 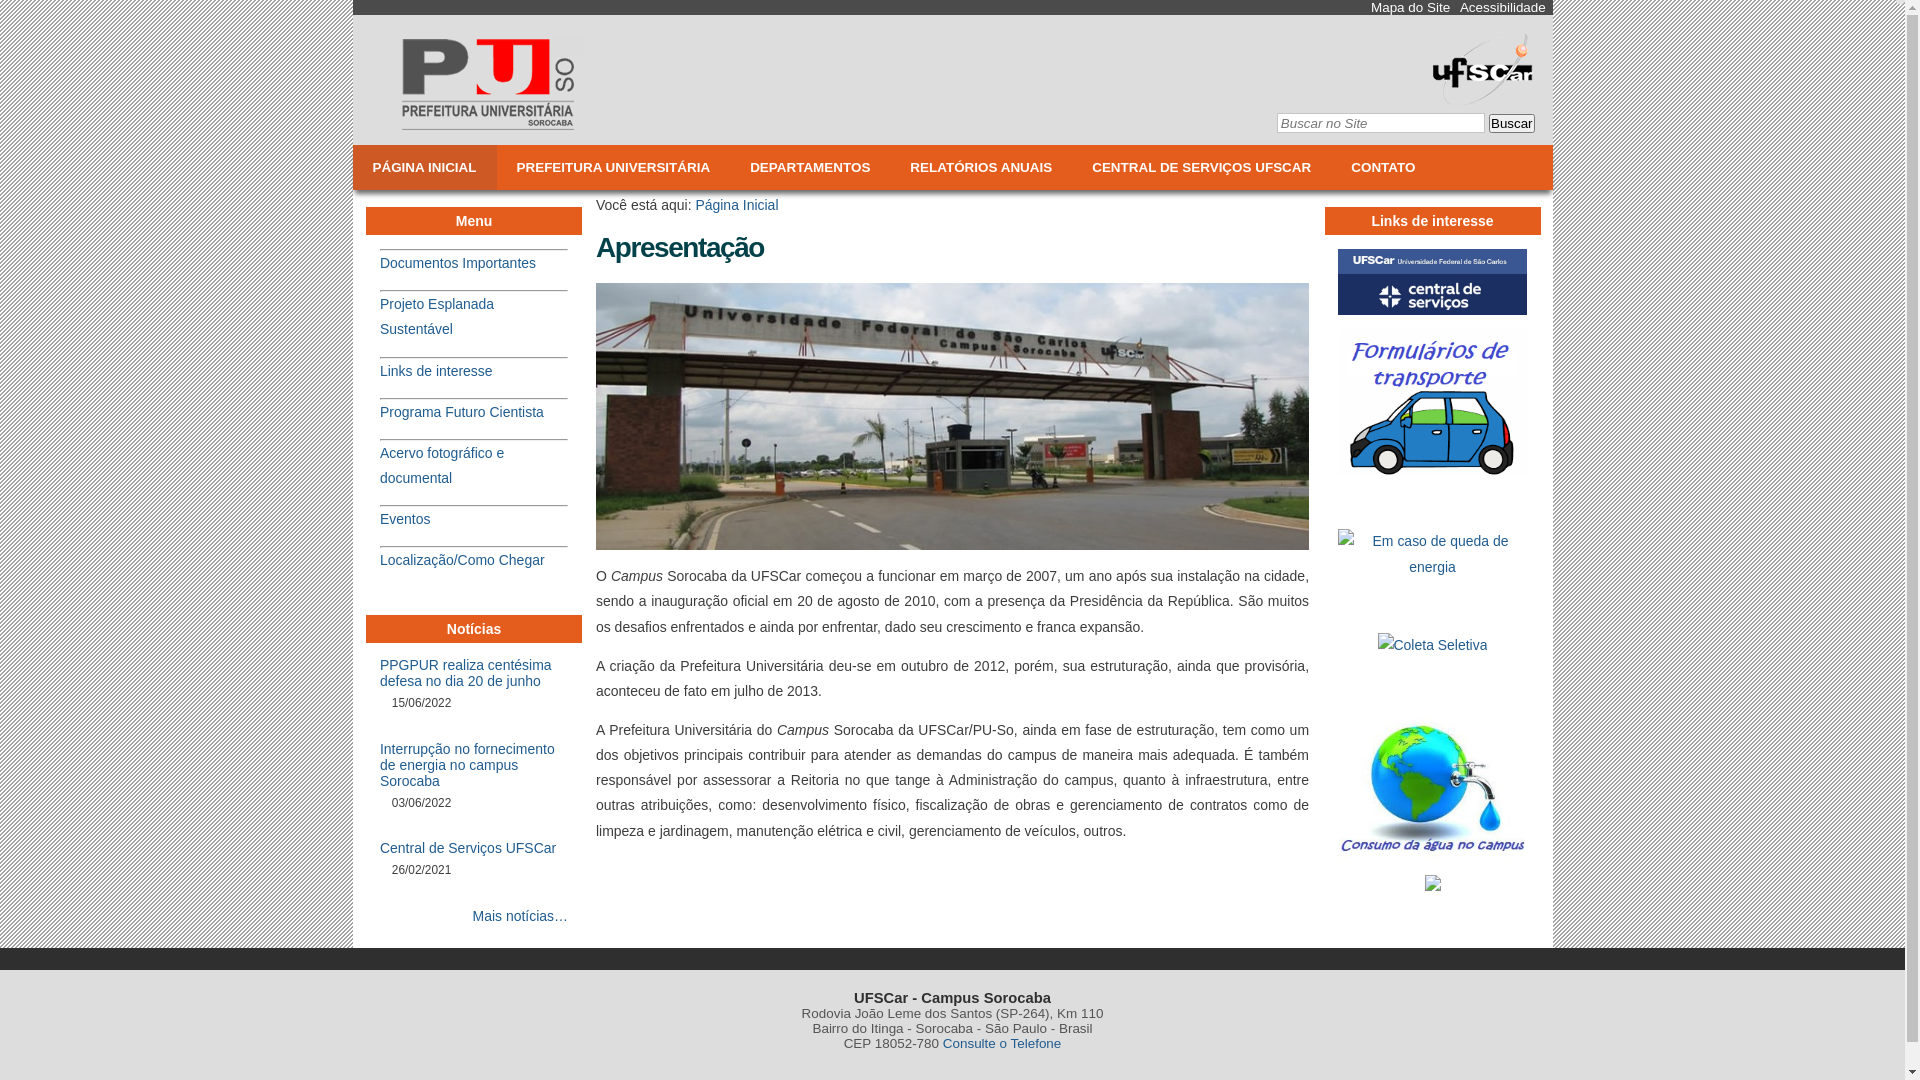 What do you see at coordinates (1502, 7) in the screenshot?
I see `'Acessibilidade'` at bounding box center [1502, 7].